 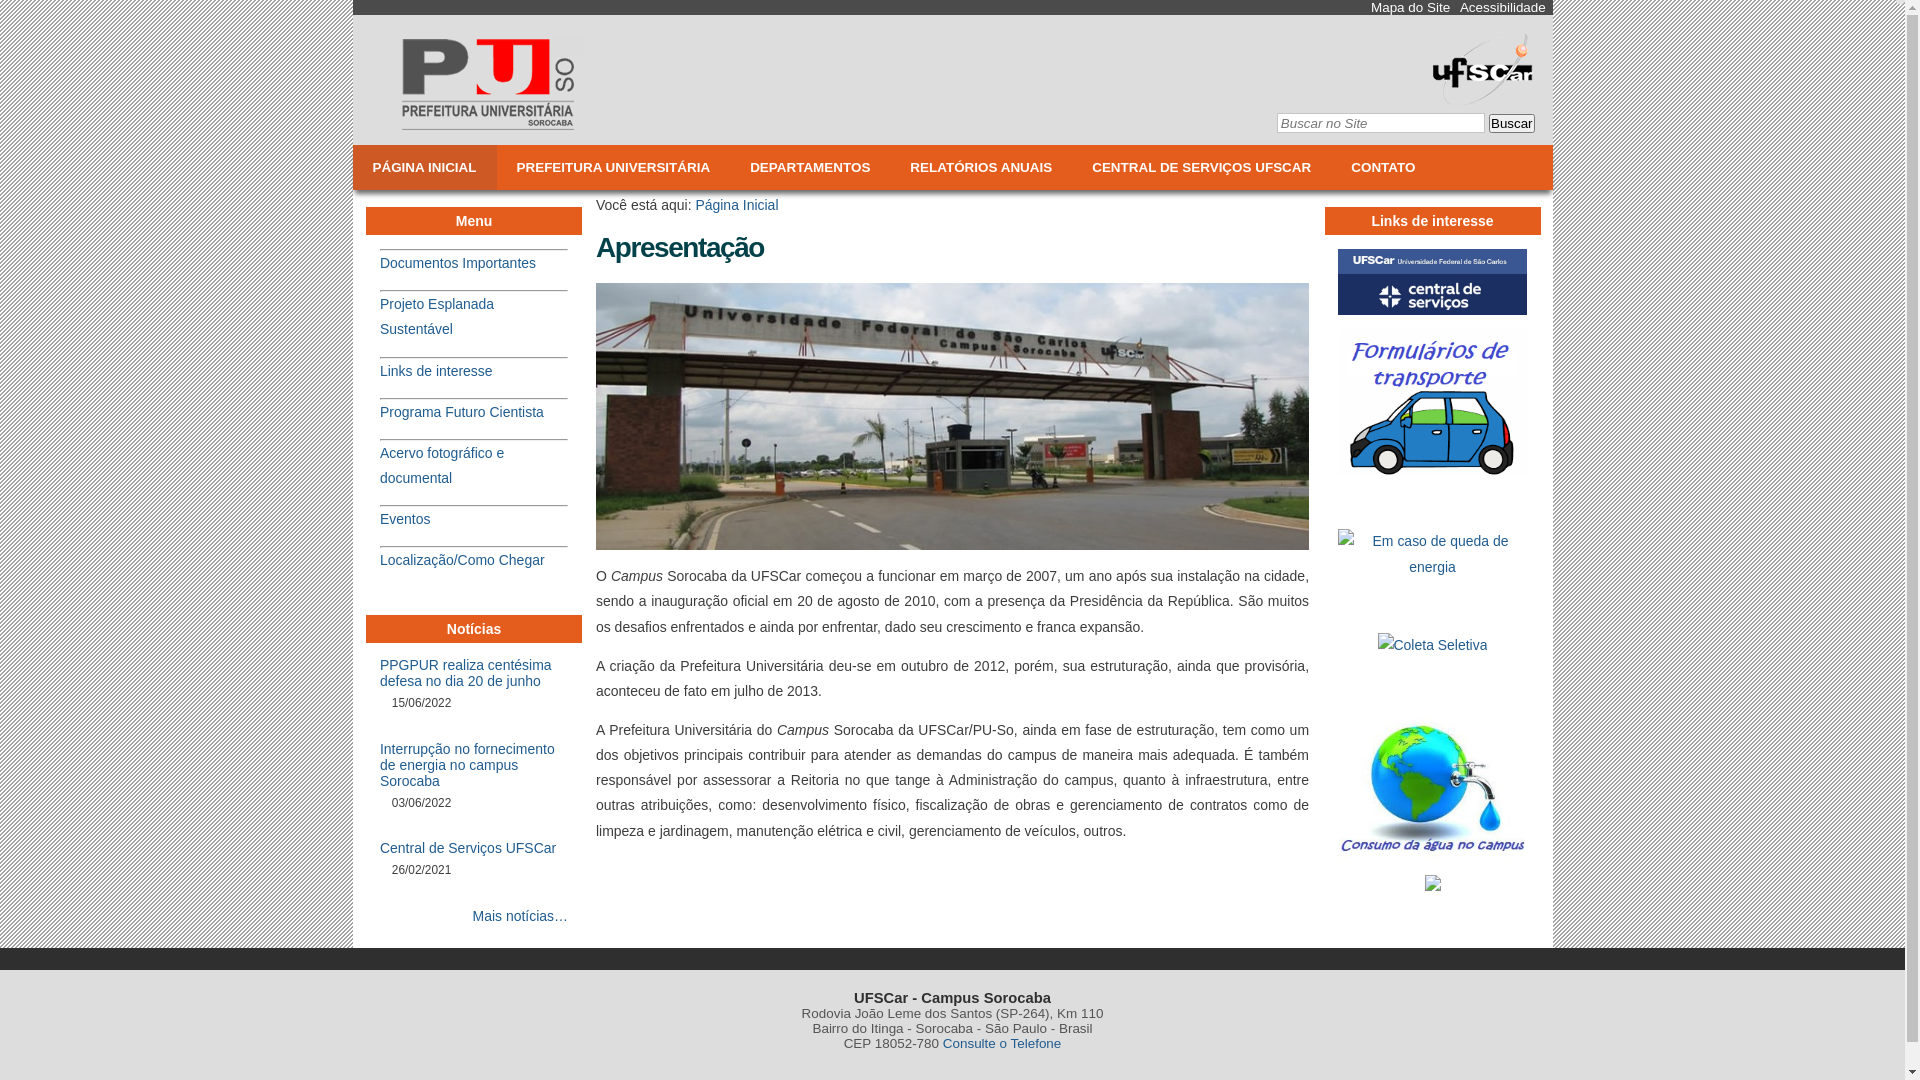 What do you see at coordinates (1502, 7) in the screenshot?
I see `'Acessibilidade'` at bounding box center [1502, 7].